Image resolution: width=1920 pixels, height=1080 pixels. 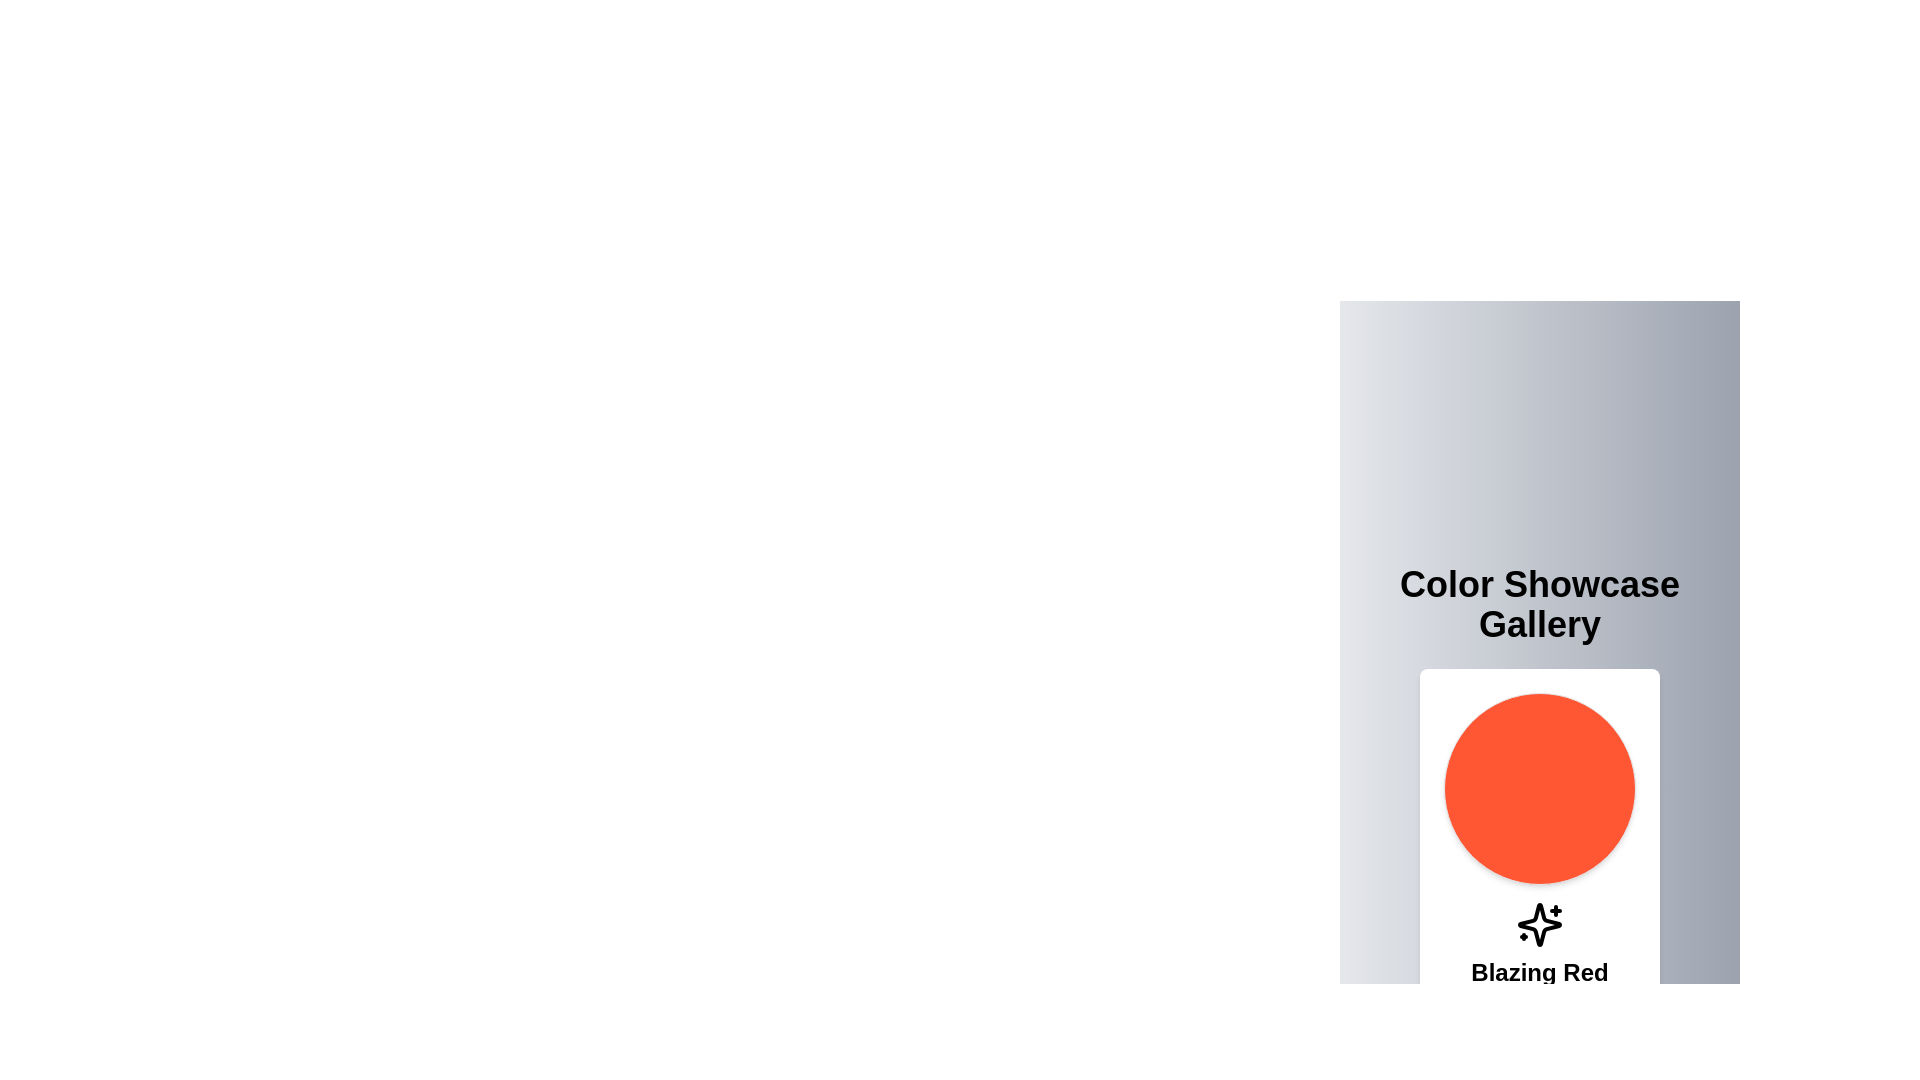 I want to click on the static text element labeled 'Color Showcase Gallery', which is prominently displayed in bold black font at the top of the viewport, so click(x=1539, y=604).